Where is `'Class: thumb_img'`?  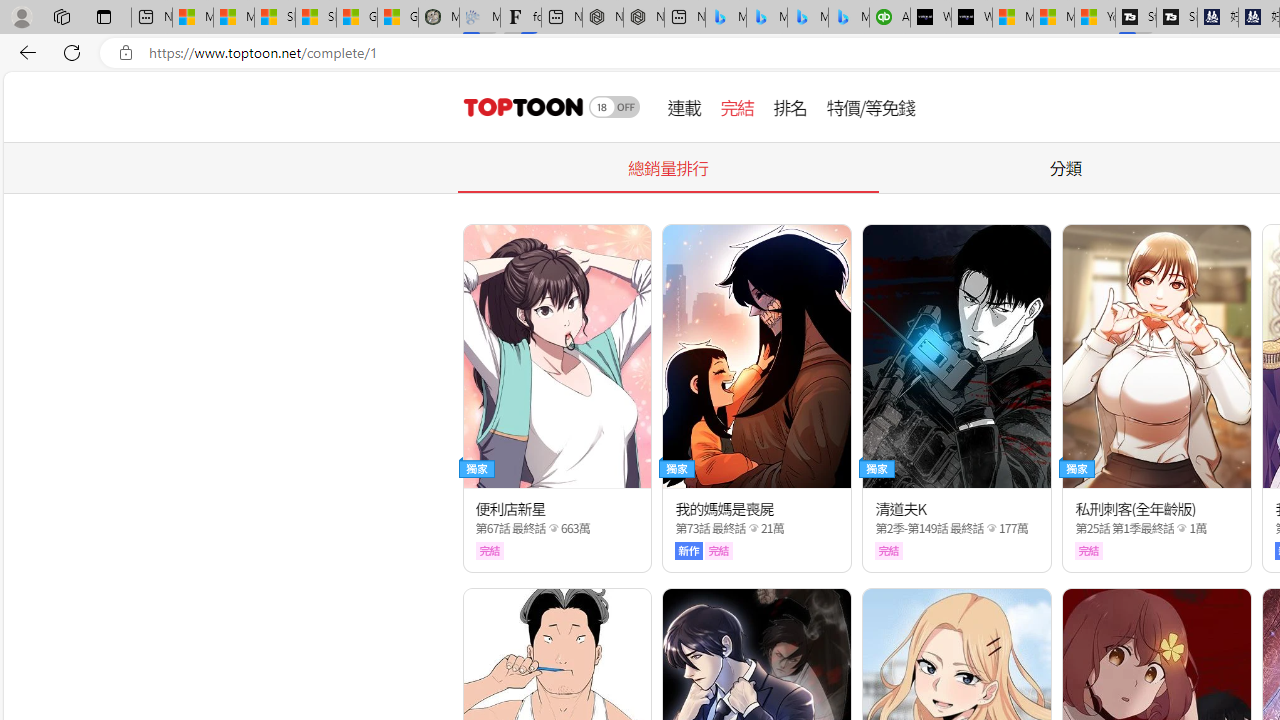 'Class: thumb_img' is located at coordinates (1157, 355).